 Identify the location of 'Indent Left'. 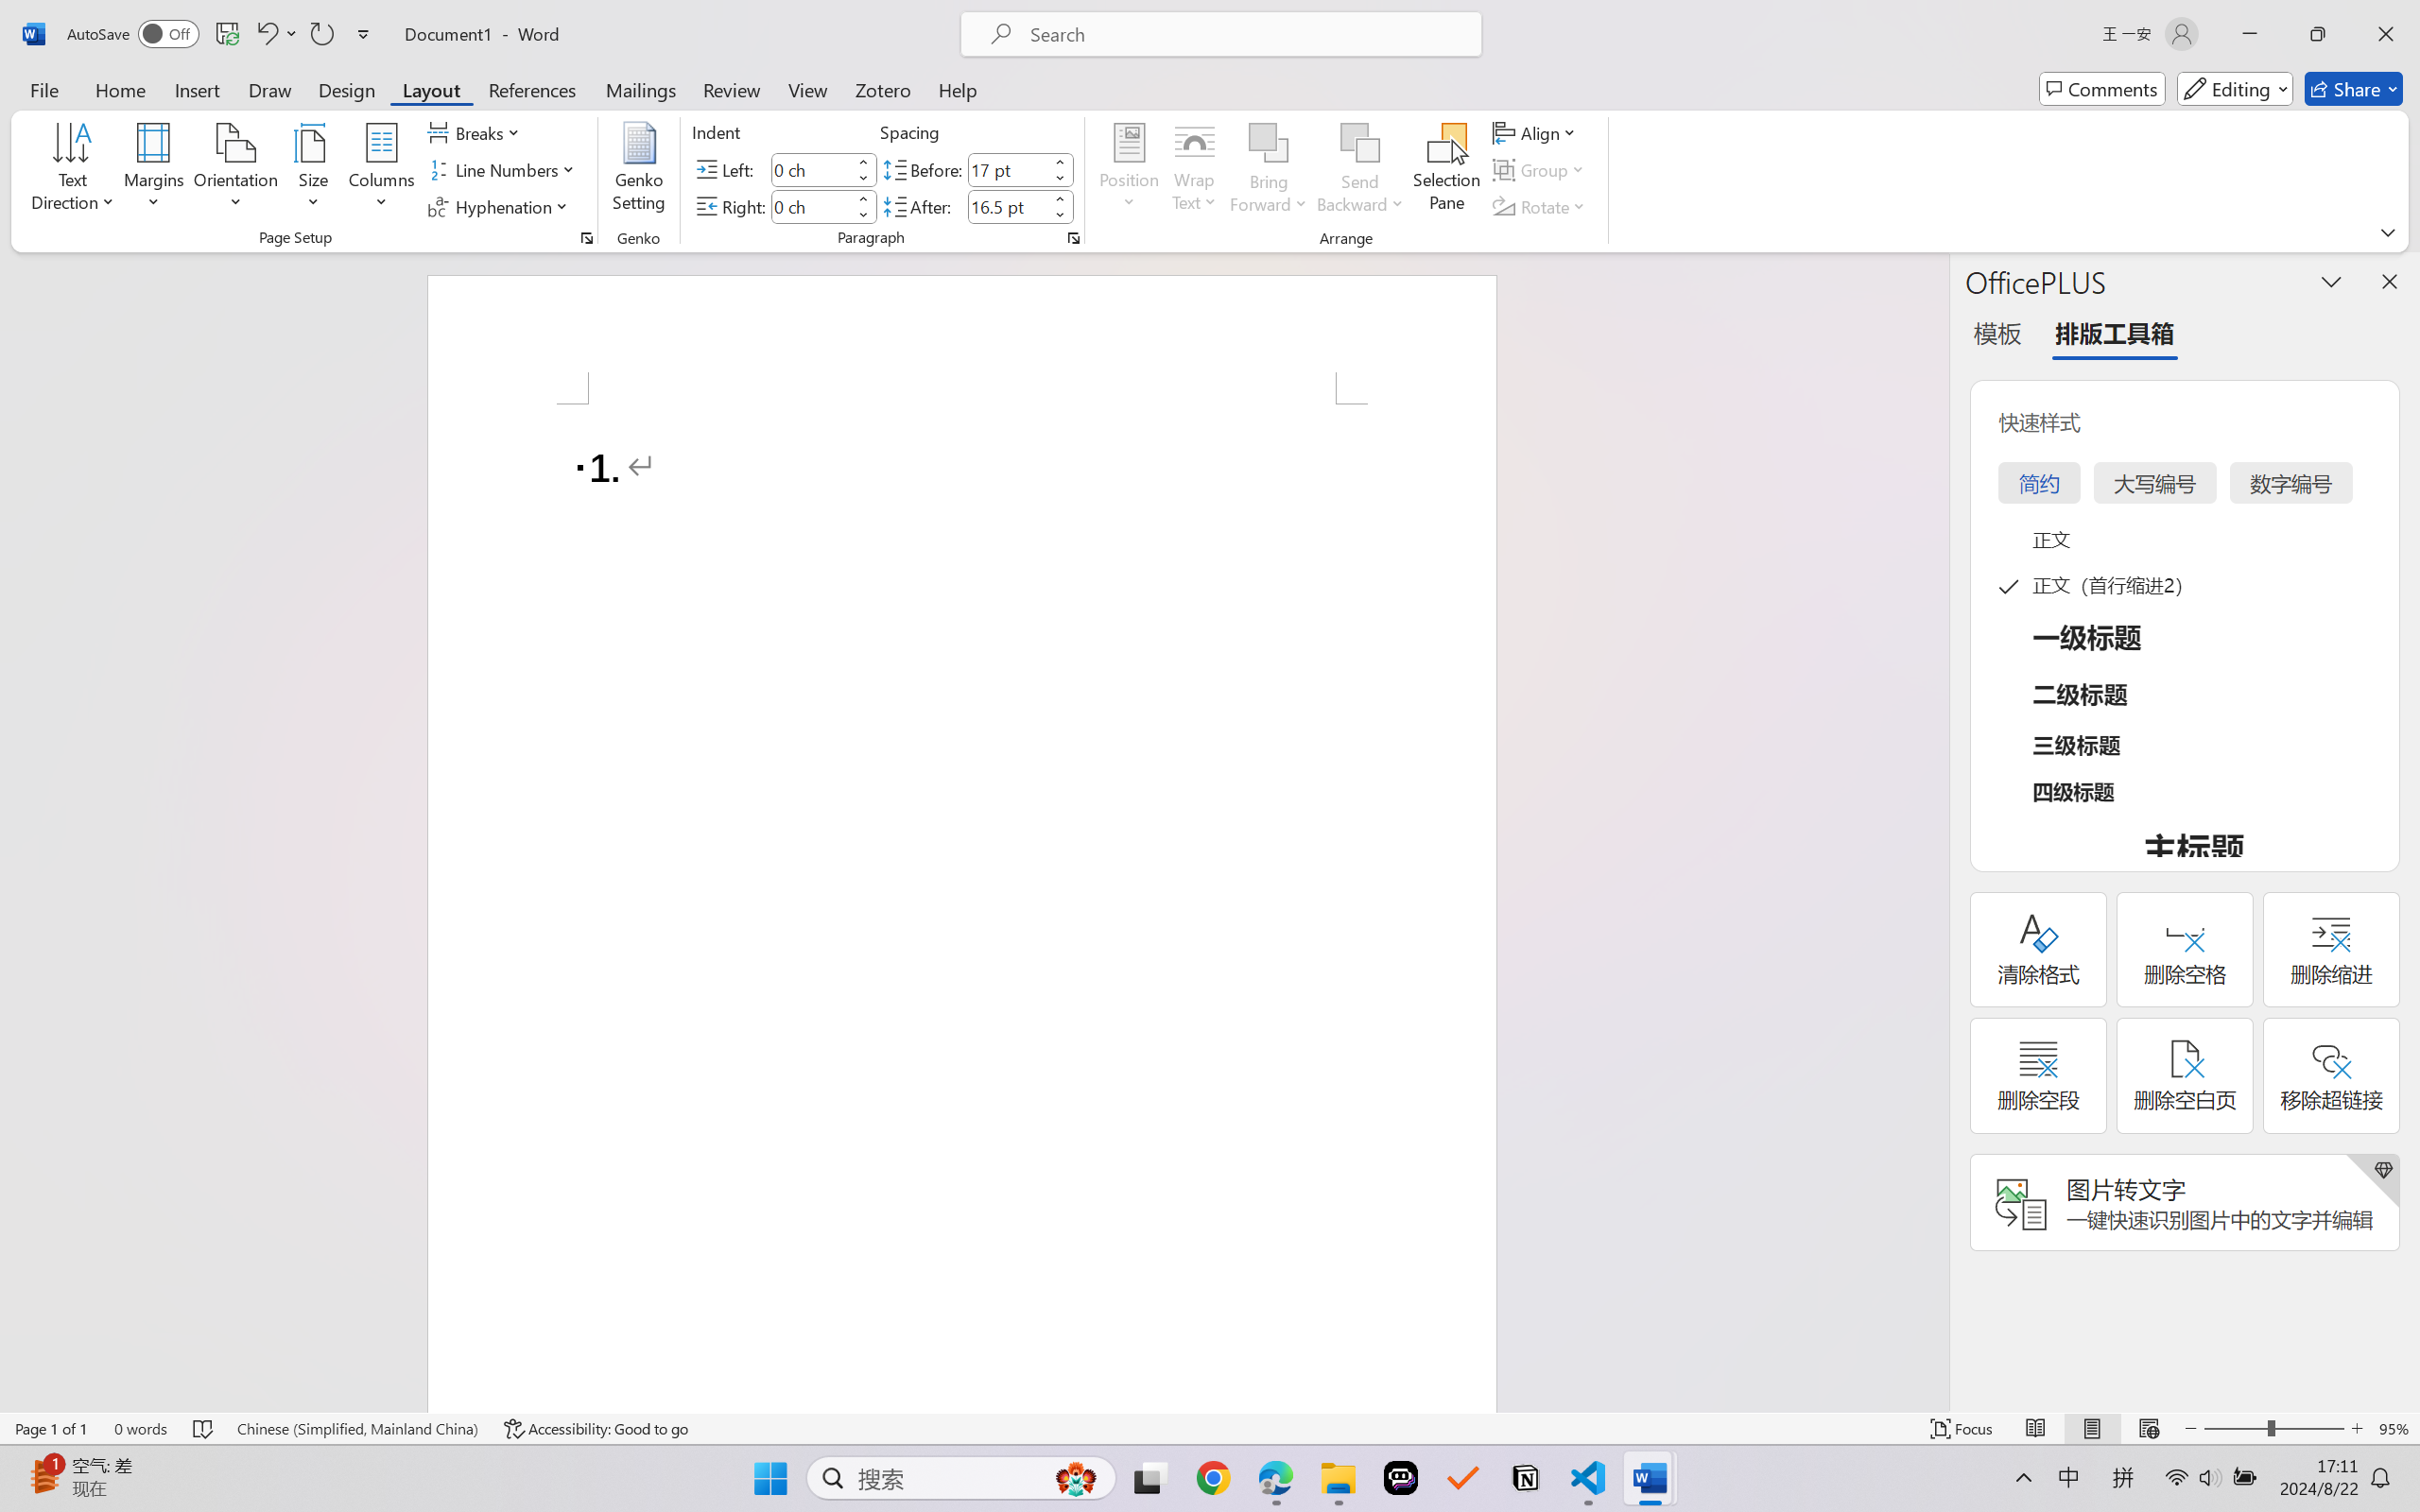
(810, 168).